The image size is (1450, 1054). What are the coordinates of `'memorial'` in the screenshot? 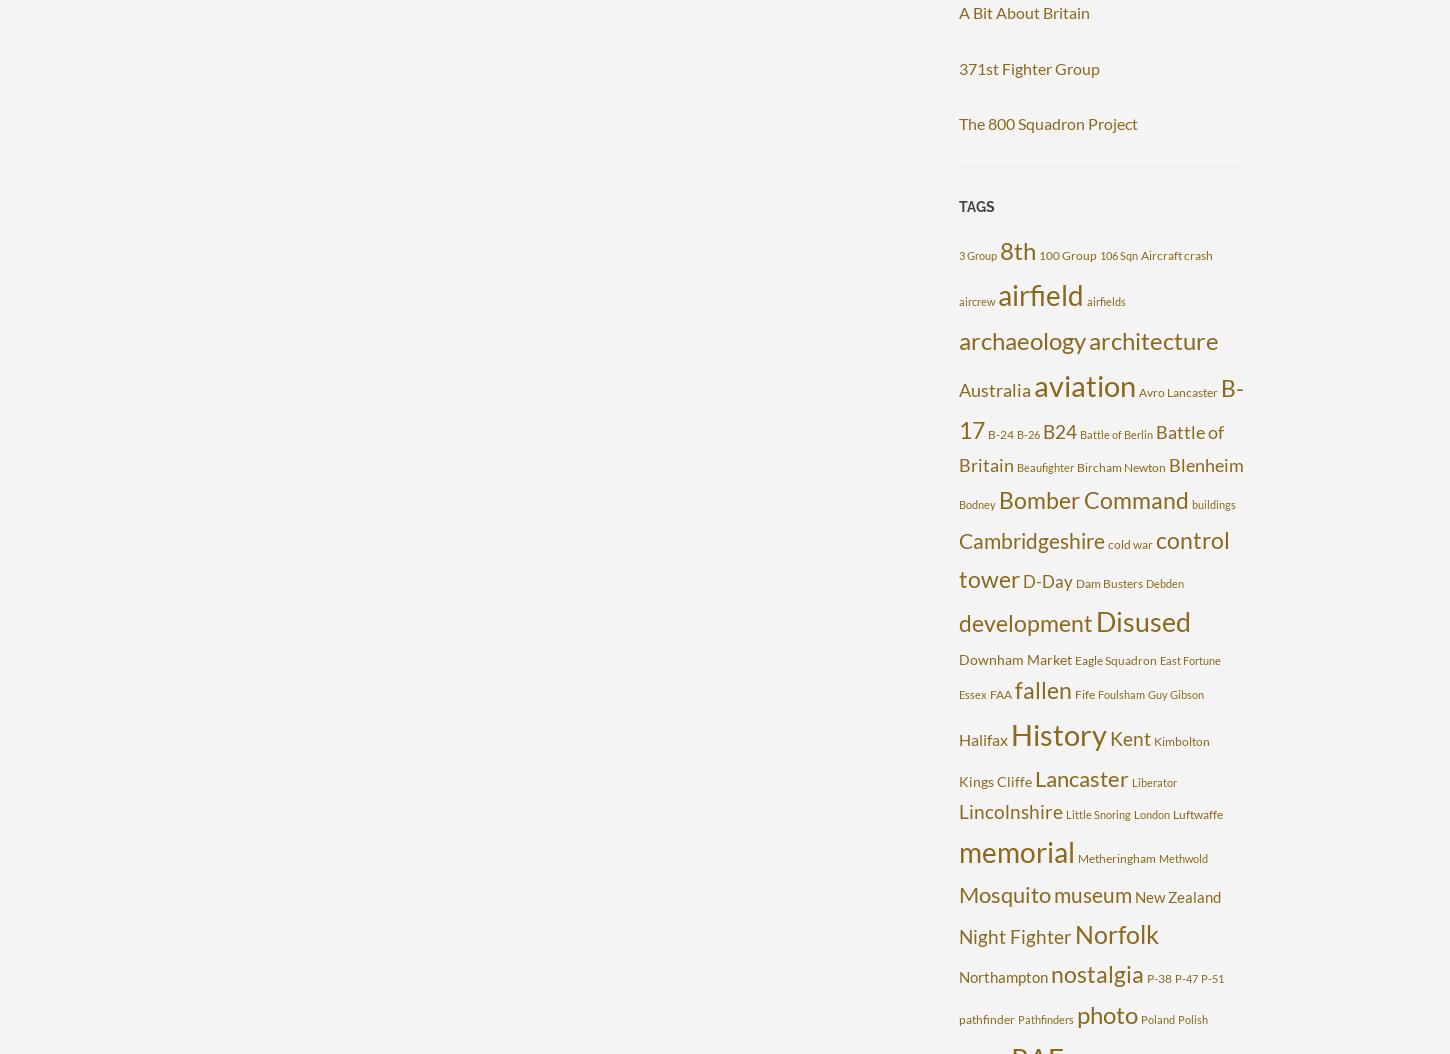 It's located at (1017, 851).